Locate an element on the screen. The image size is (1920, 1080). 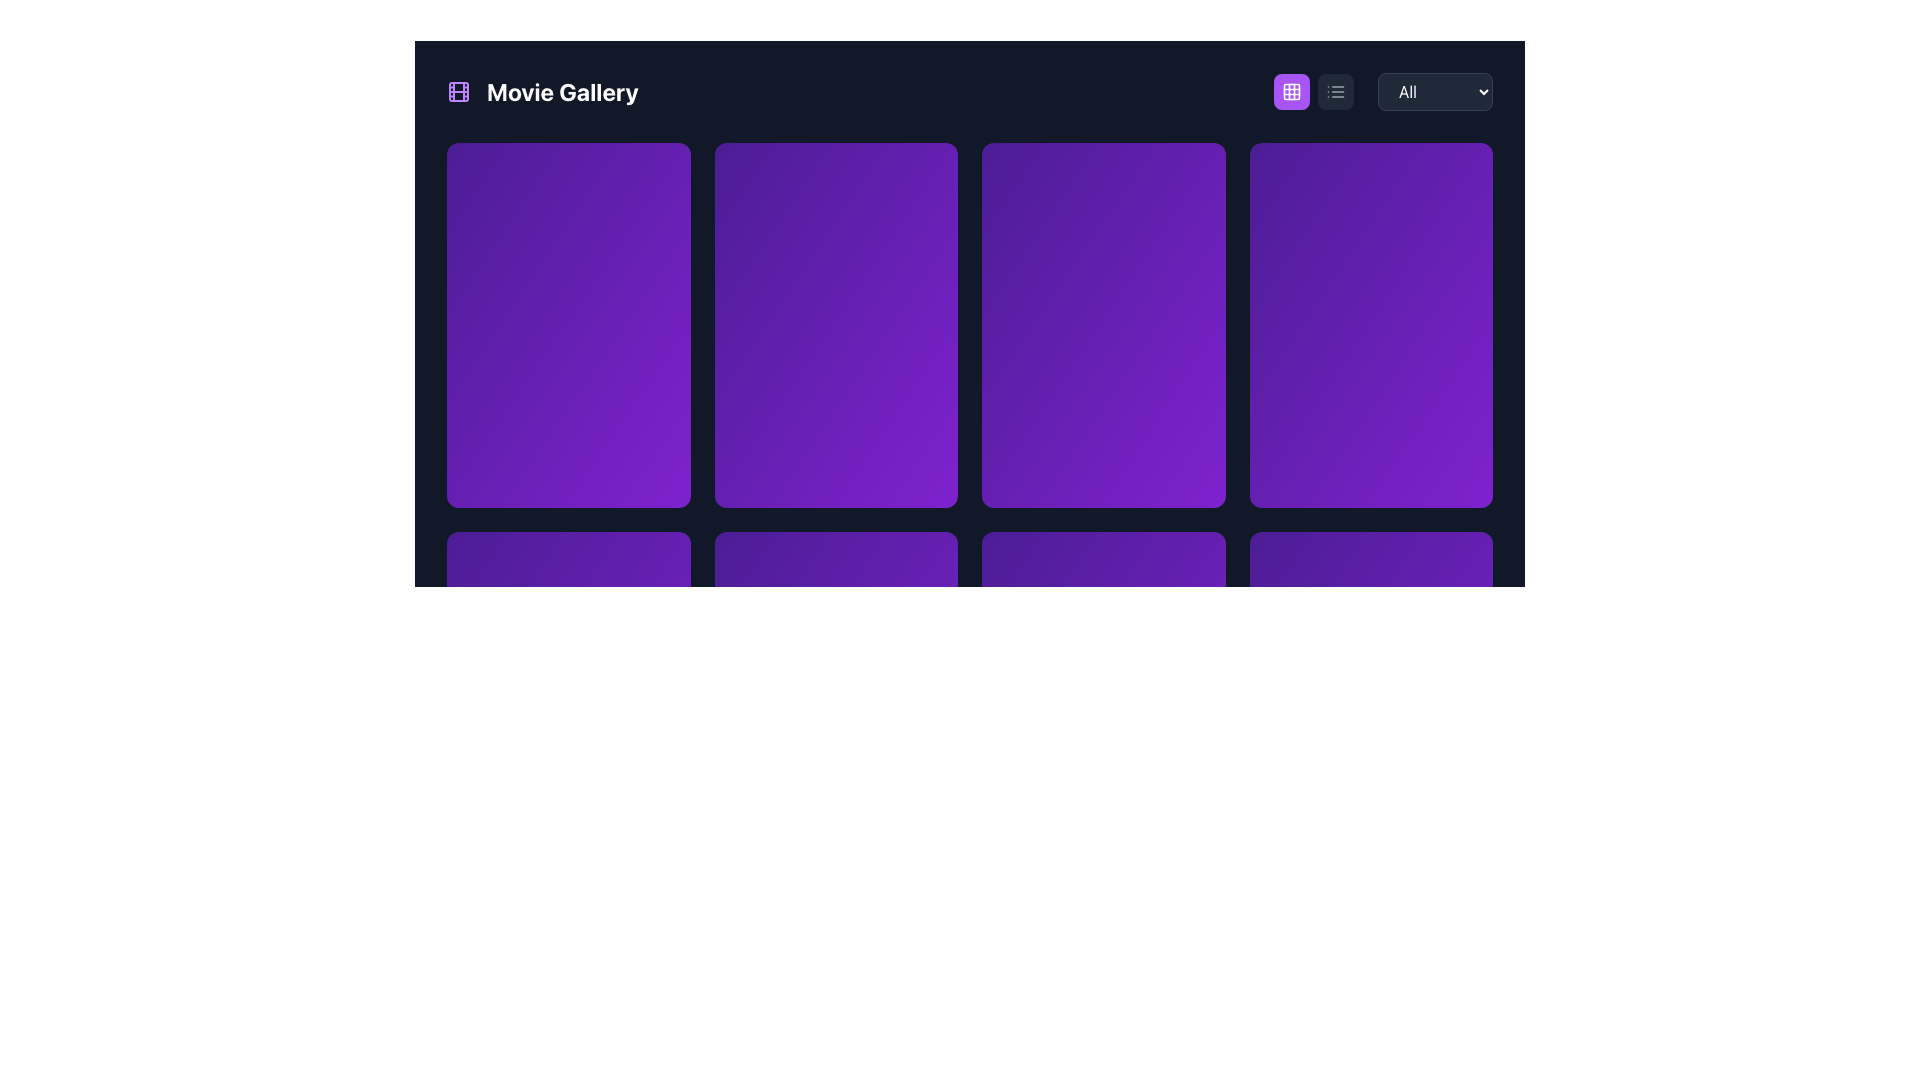
the Card element located in the top-left position of the Movie Gallery grid layout to interact with it is located at coordinates (567, 324).